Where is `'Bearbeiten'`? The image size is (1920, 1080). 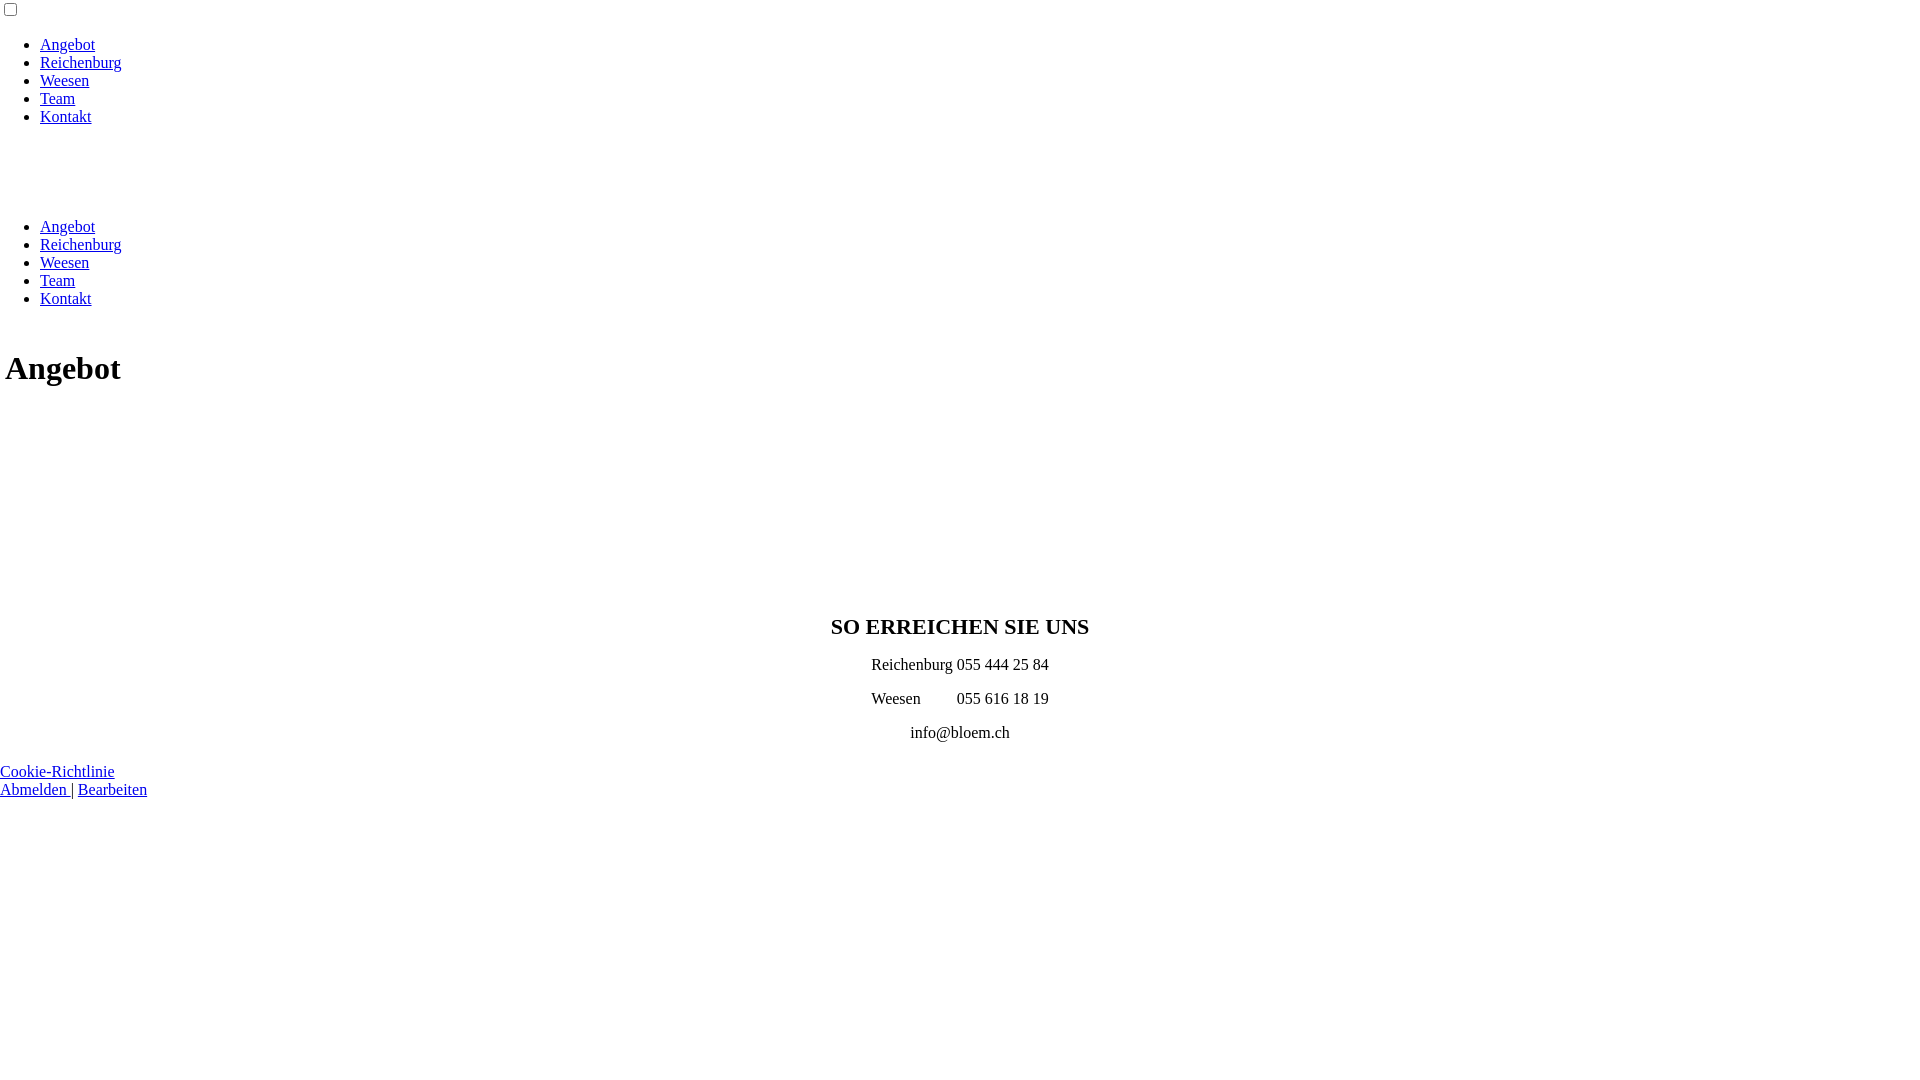 'Bearbeiten' is located at coordinates (77, 788).